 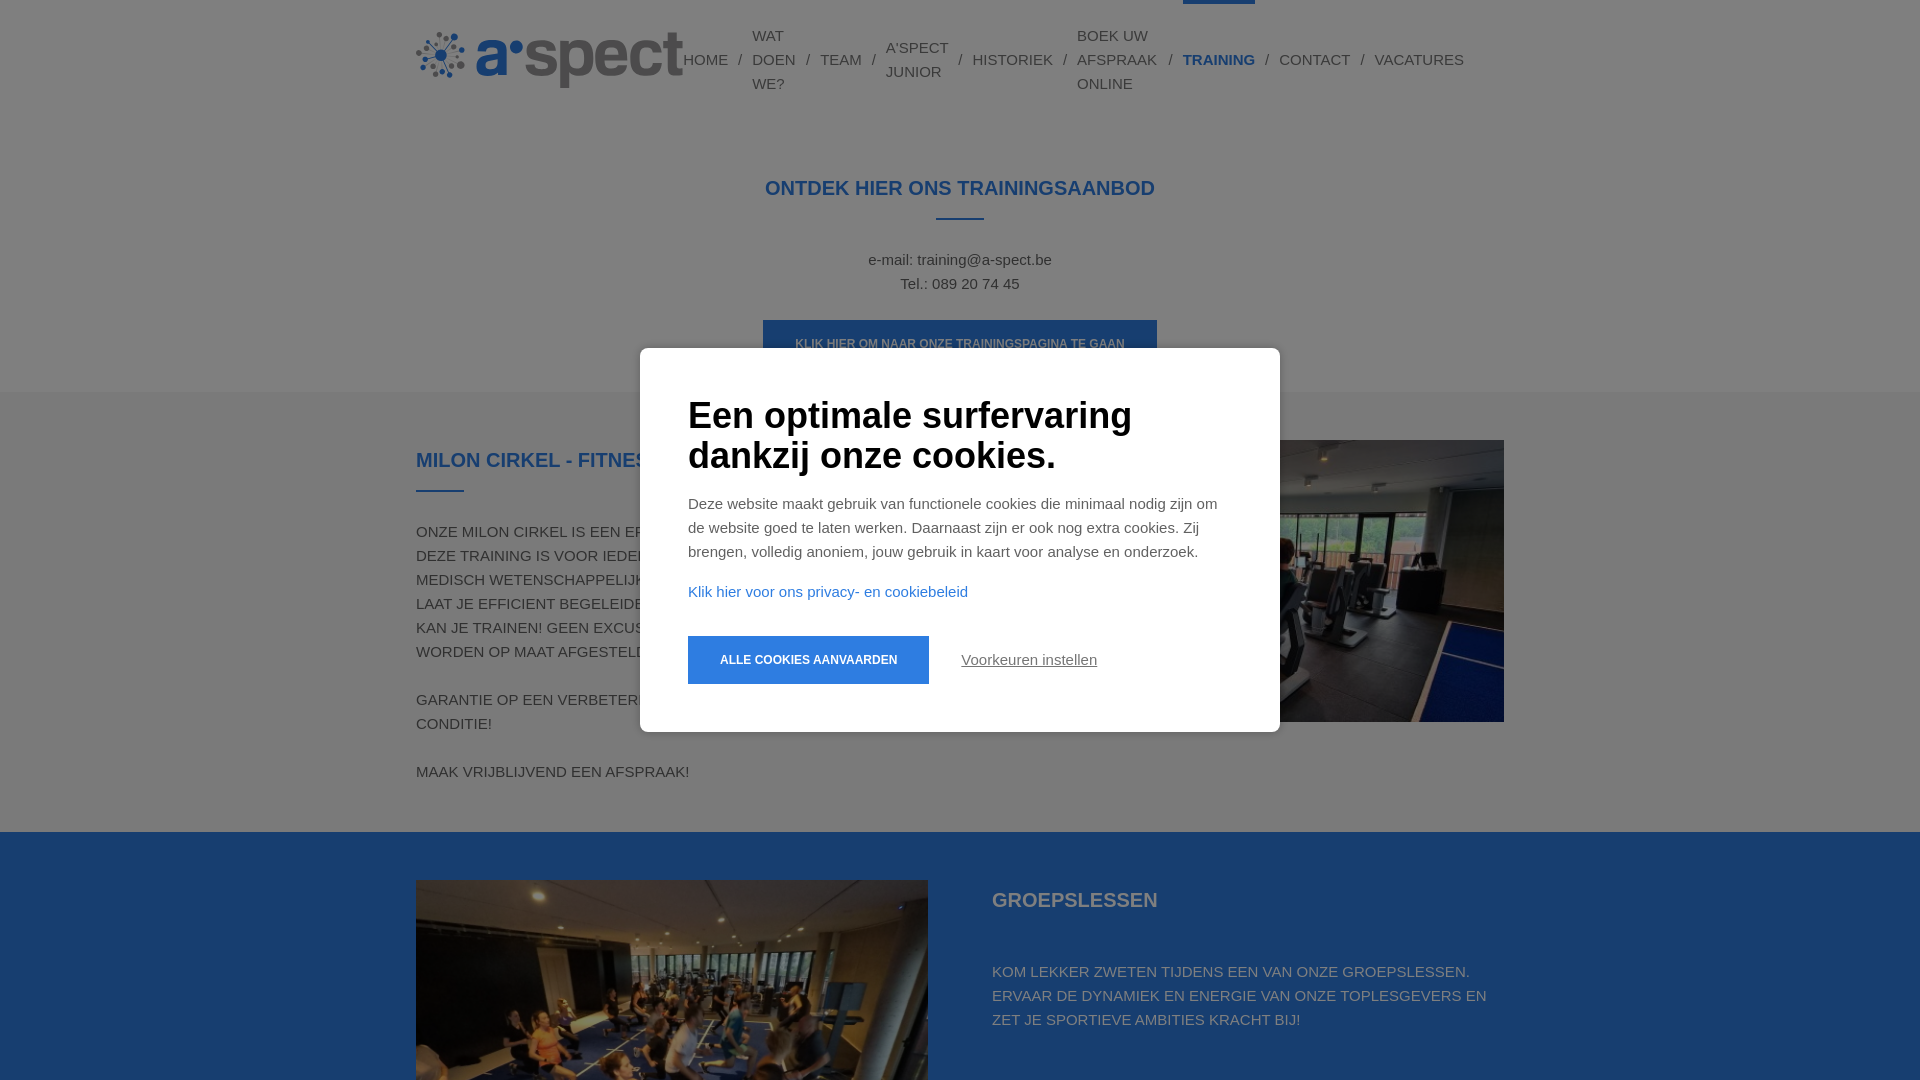 I want to click on 'VACATURES', so click(x=1373, y=59).